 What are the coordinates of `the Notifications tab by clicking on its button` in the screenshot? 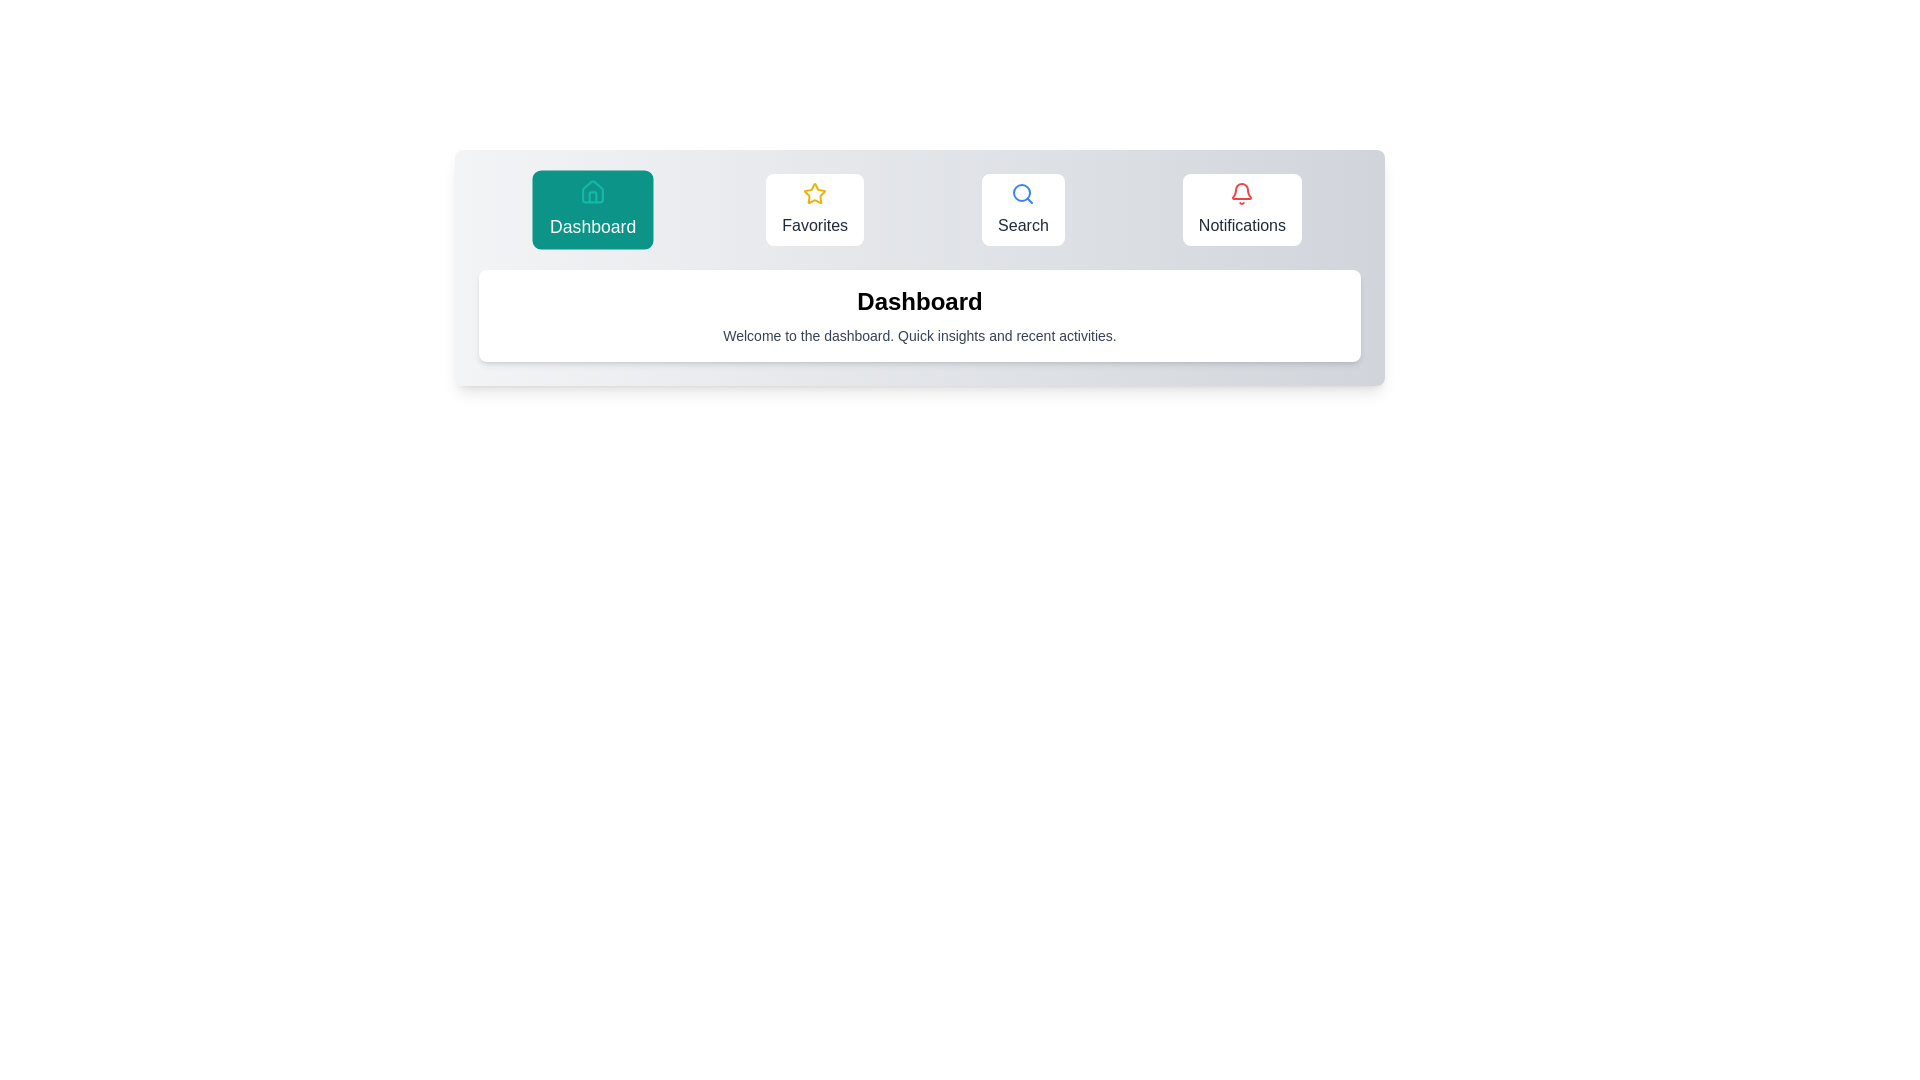 It's located at (1241, 209).